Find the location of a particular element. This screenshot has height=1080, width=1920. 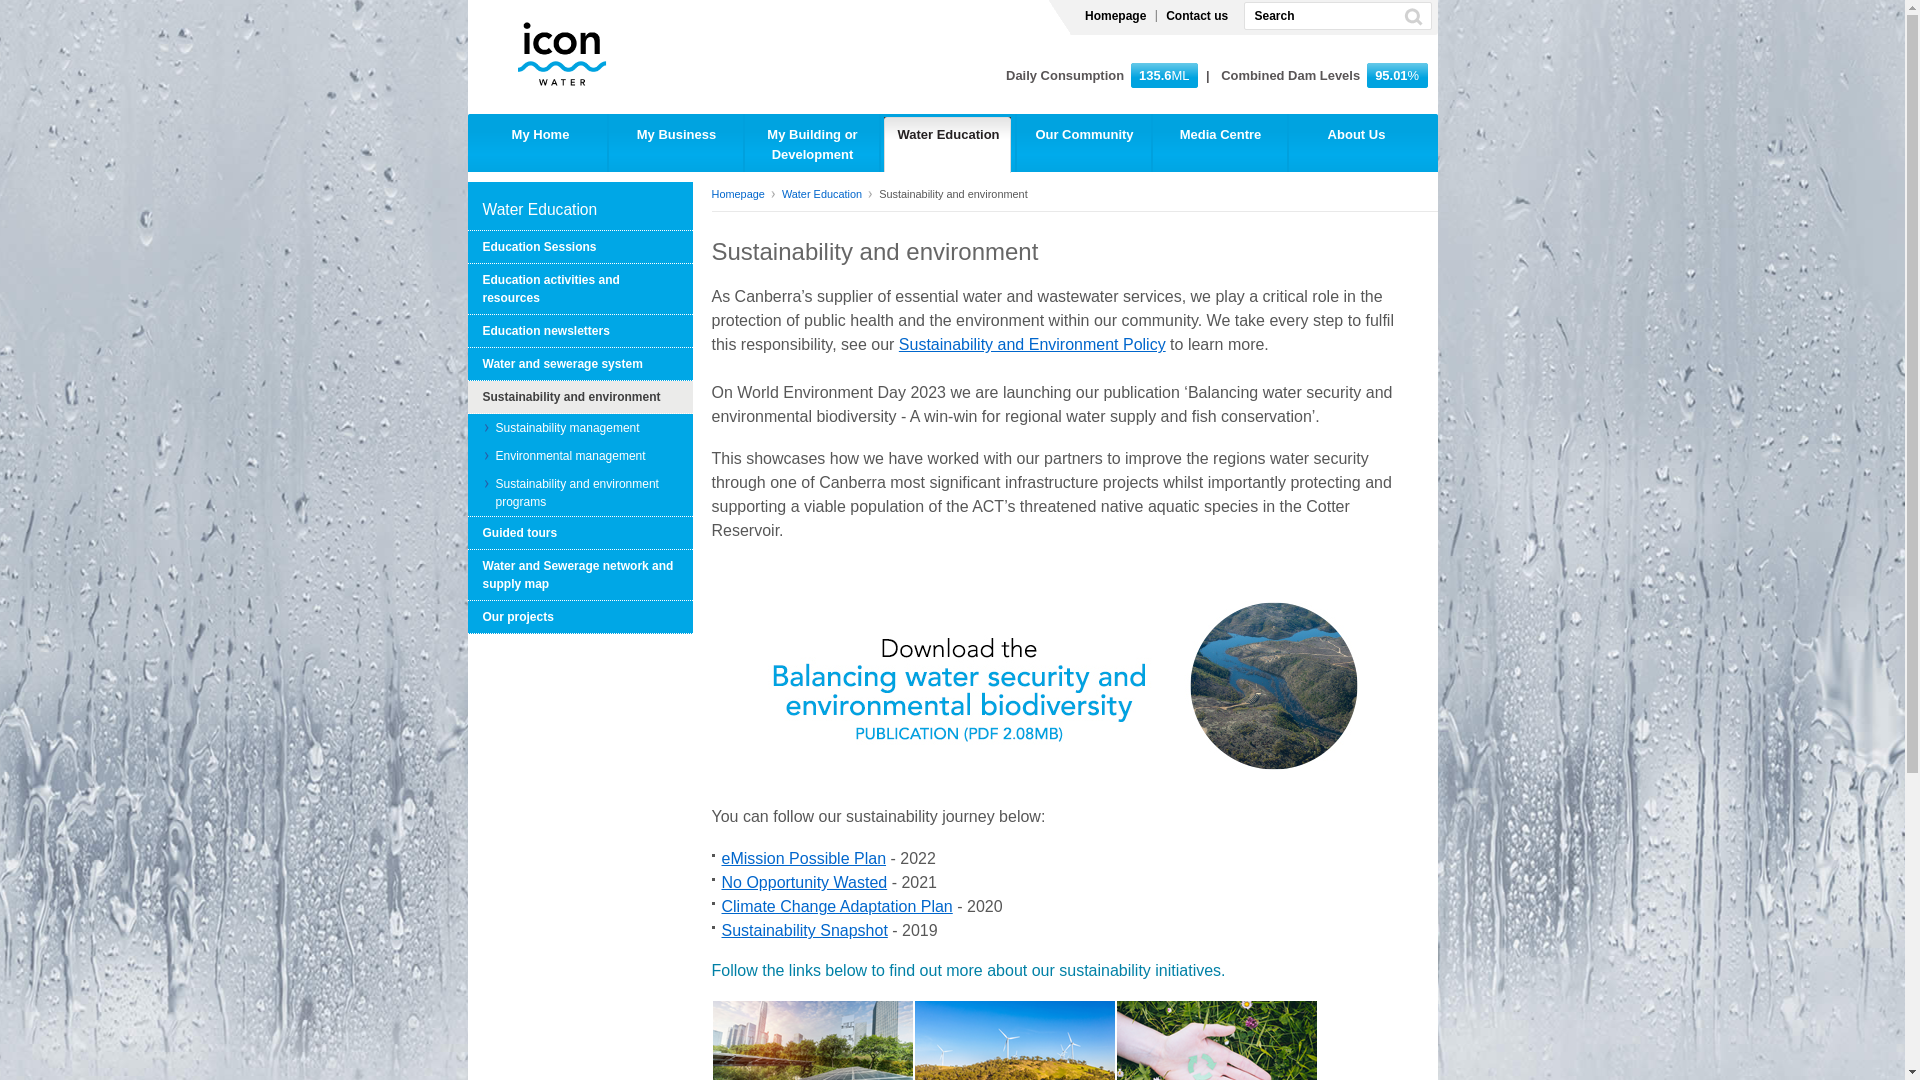

'Homepage' is located at coordinates (742, 193).